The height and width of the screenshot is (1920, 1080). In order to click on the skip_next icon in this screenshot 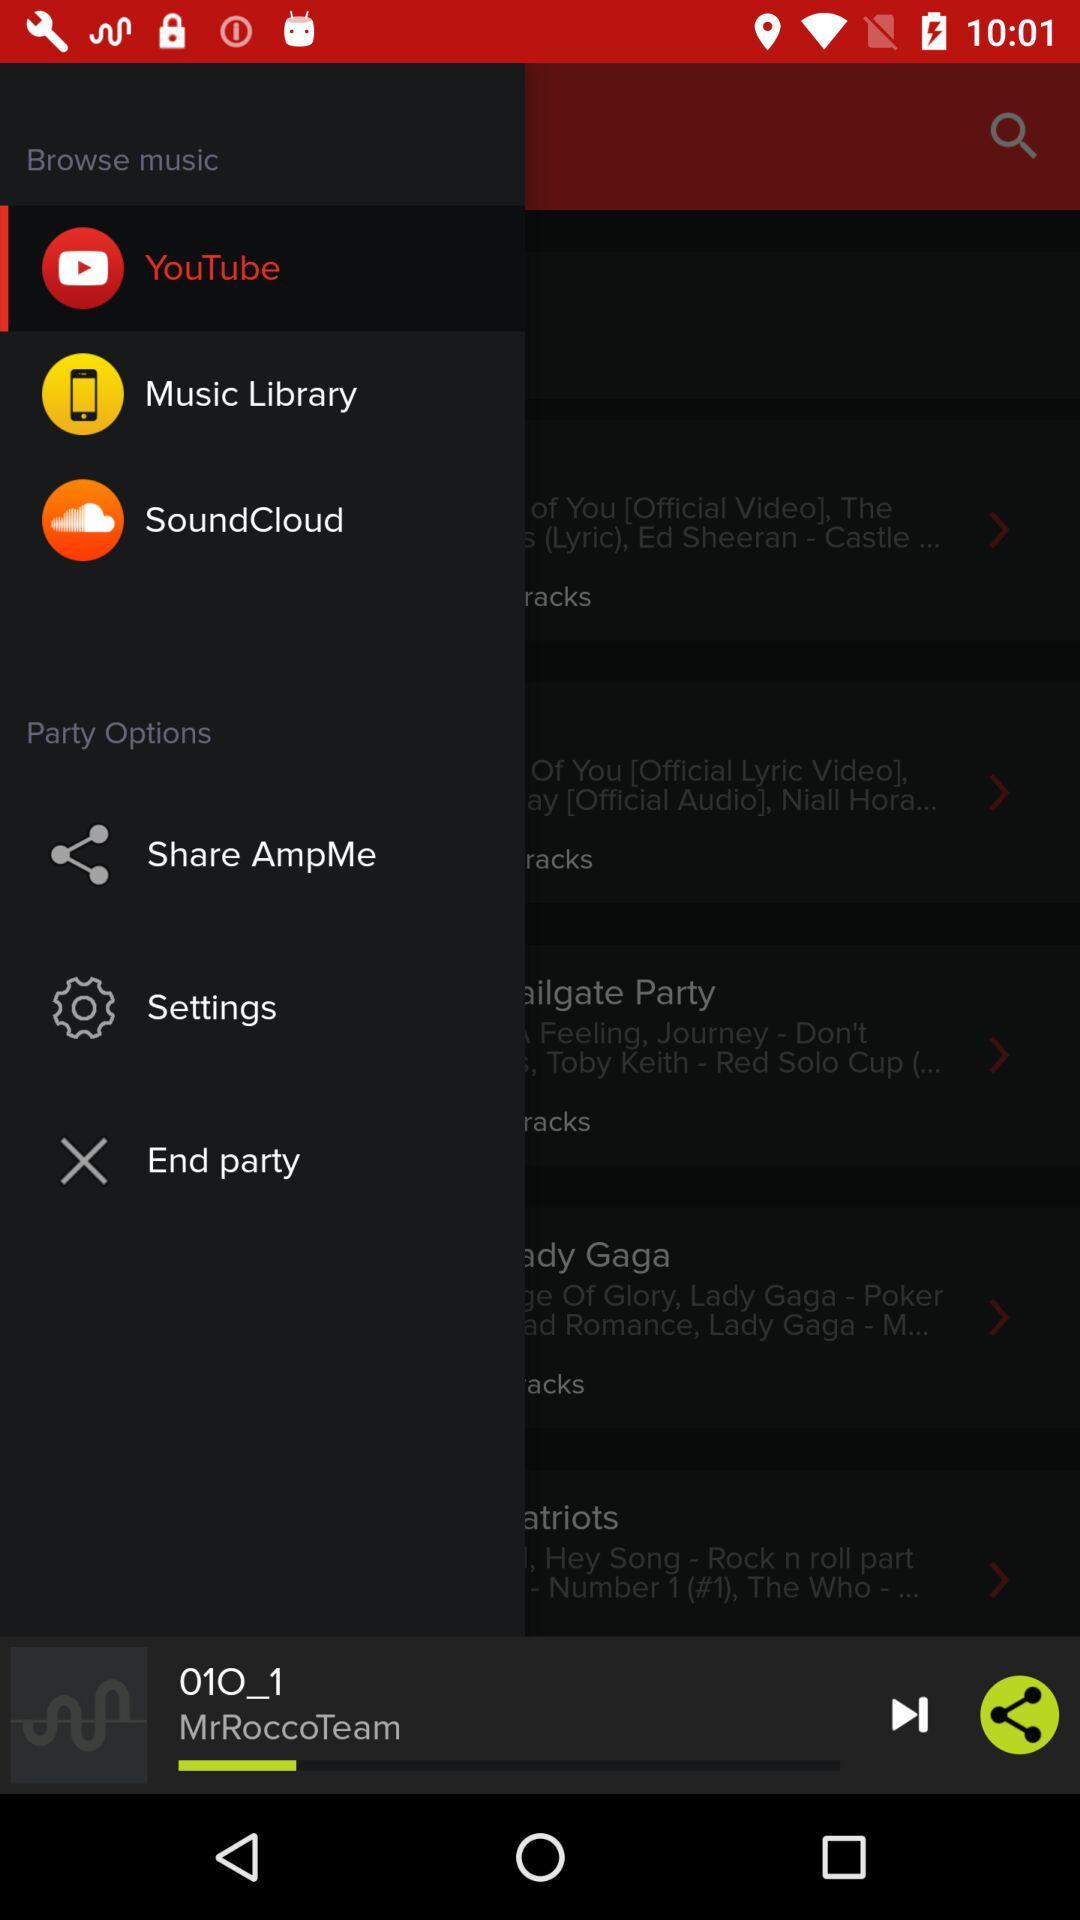, I will do `click(910, 1713)`.